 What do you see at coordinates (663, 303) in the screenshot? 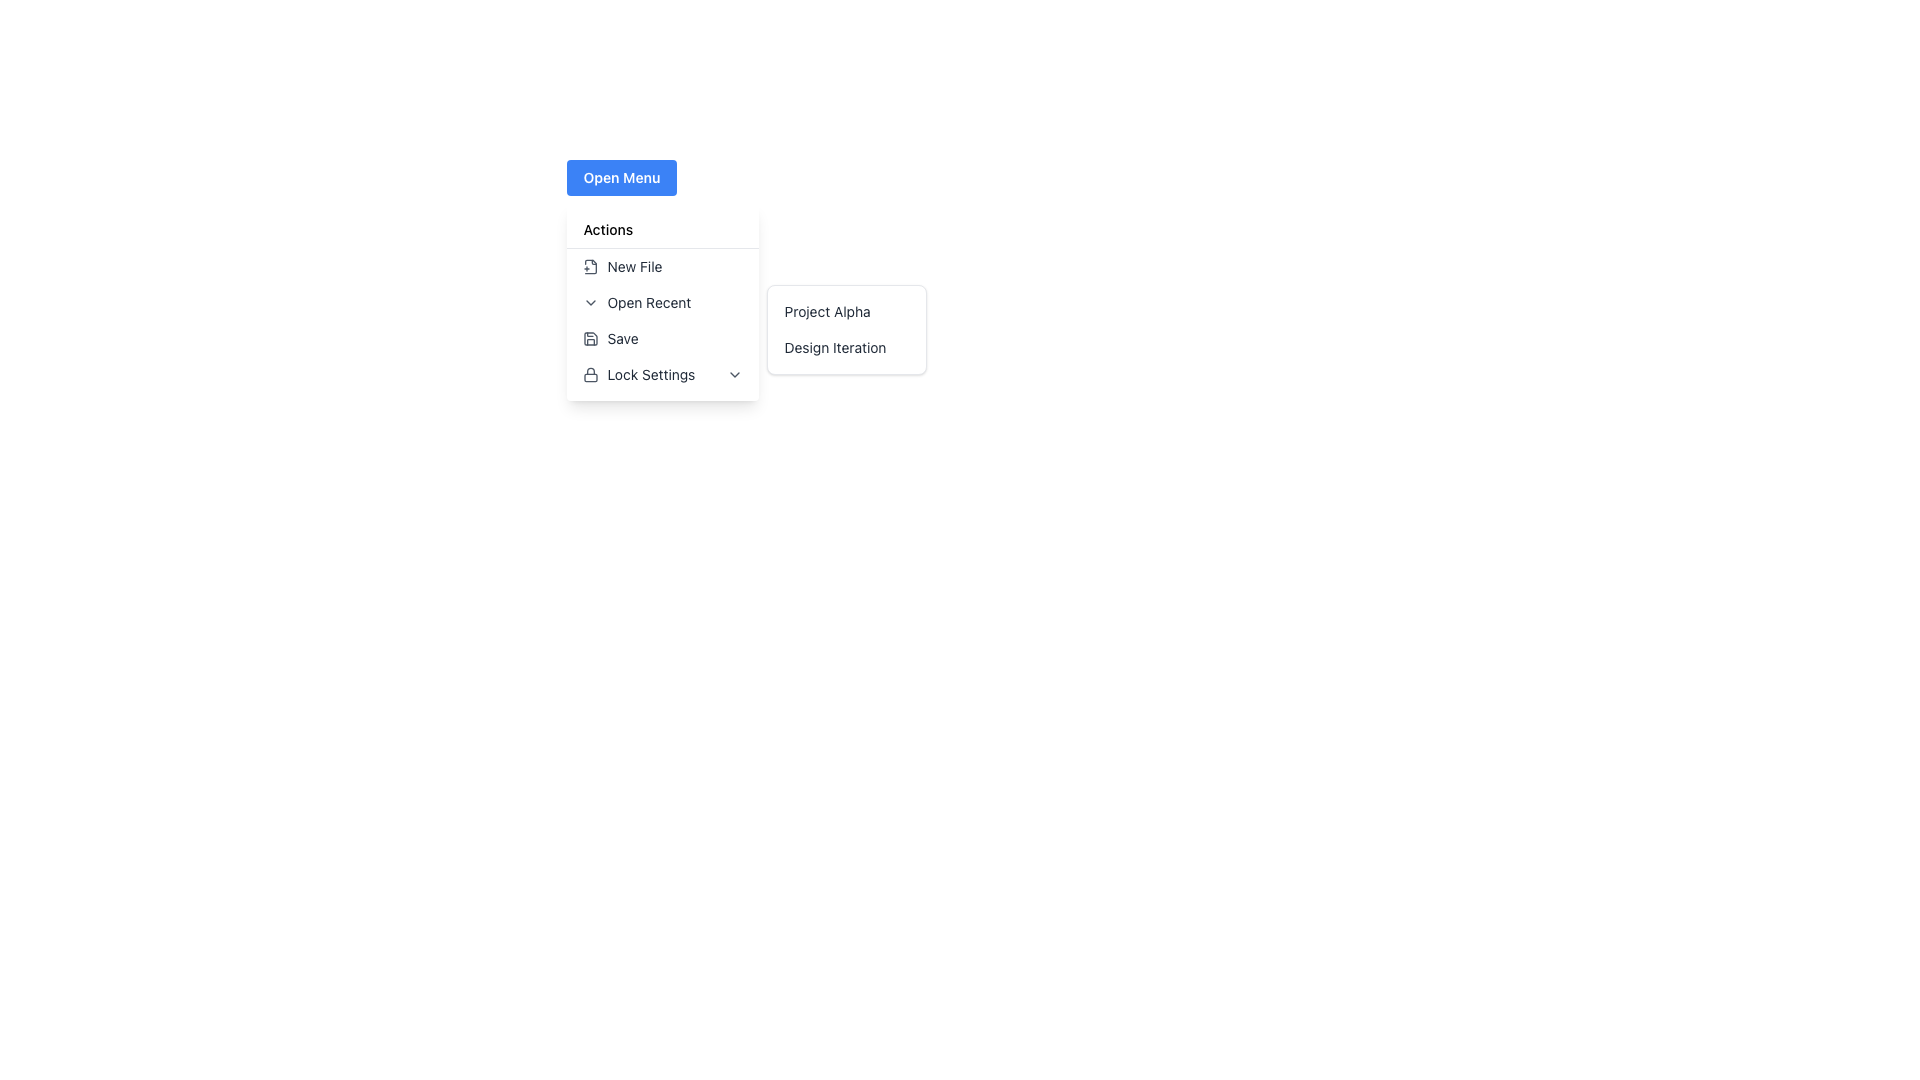
I see `the 'Open Recent' dropdown menu item, which is the second item under the 'Actions' title in the vertical list` at bounding box center [663, 303].